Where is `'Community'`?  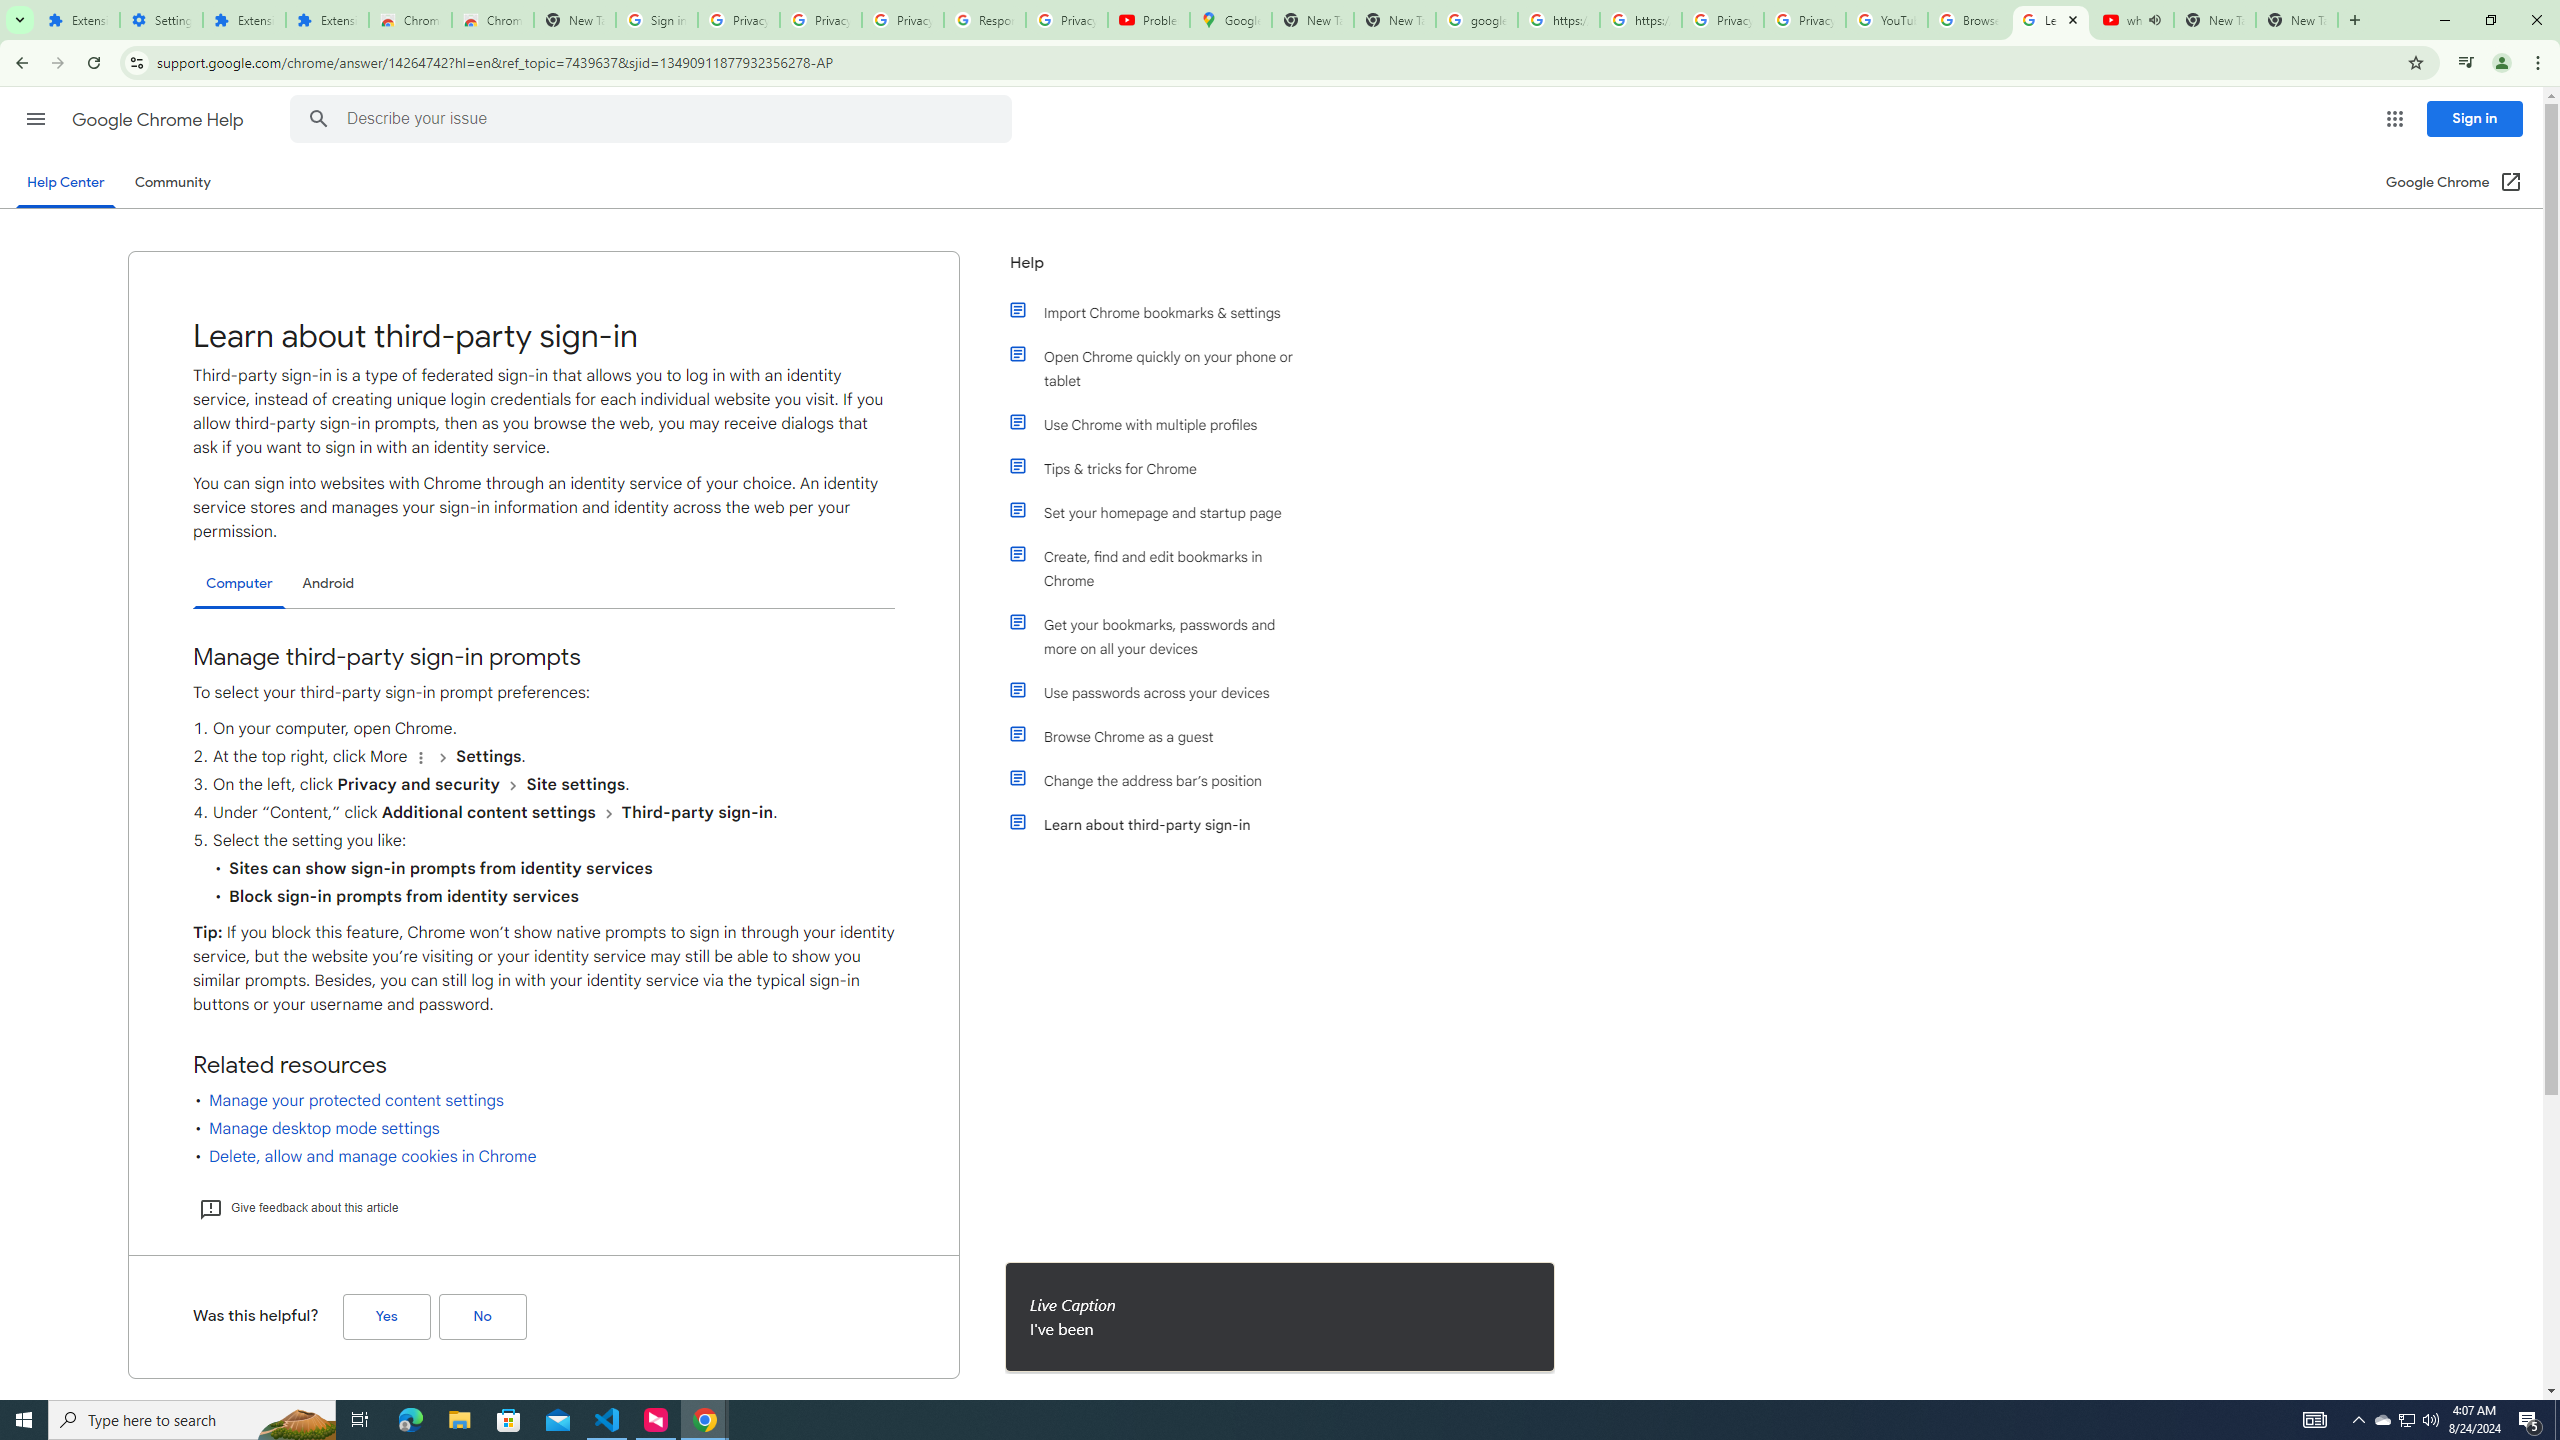 'Community' is located at coordinates (171, 181).